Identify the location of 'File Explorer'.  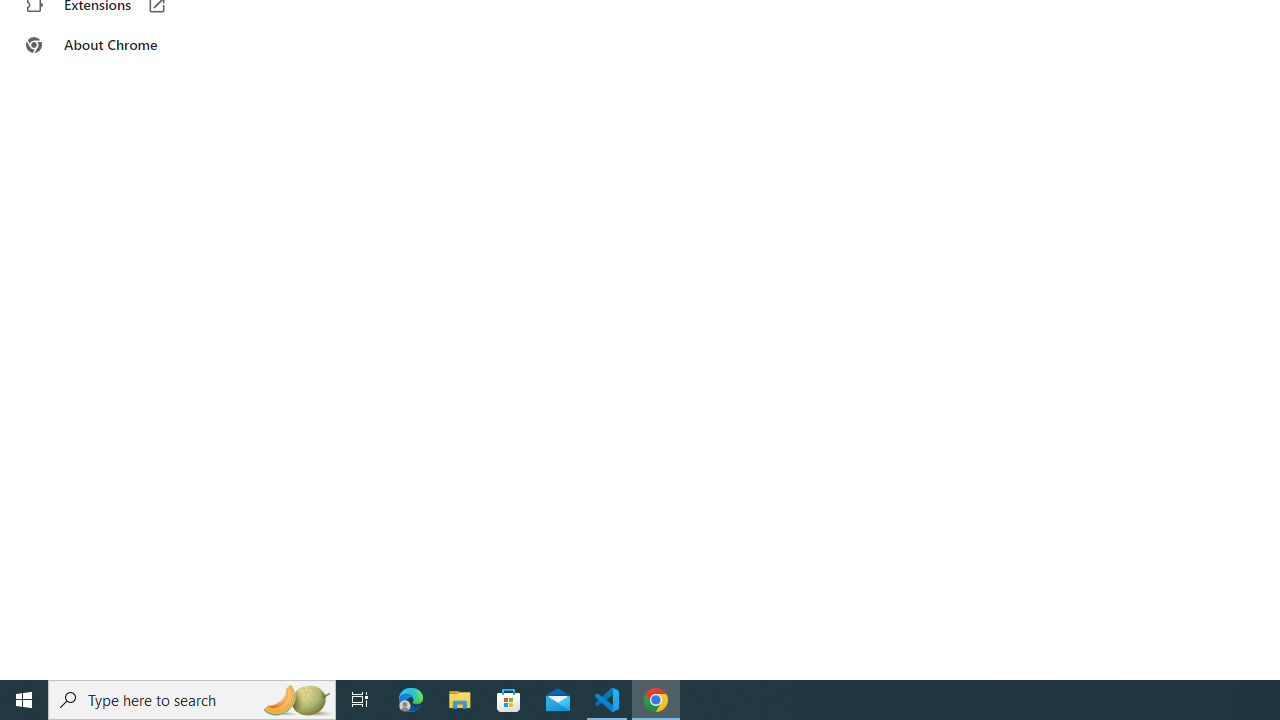
(459, 698).